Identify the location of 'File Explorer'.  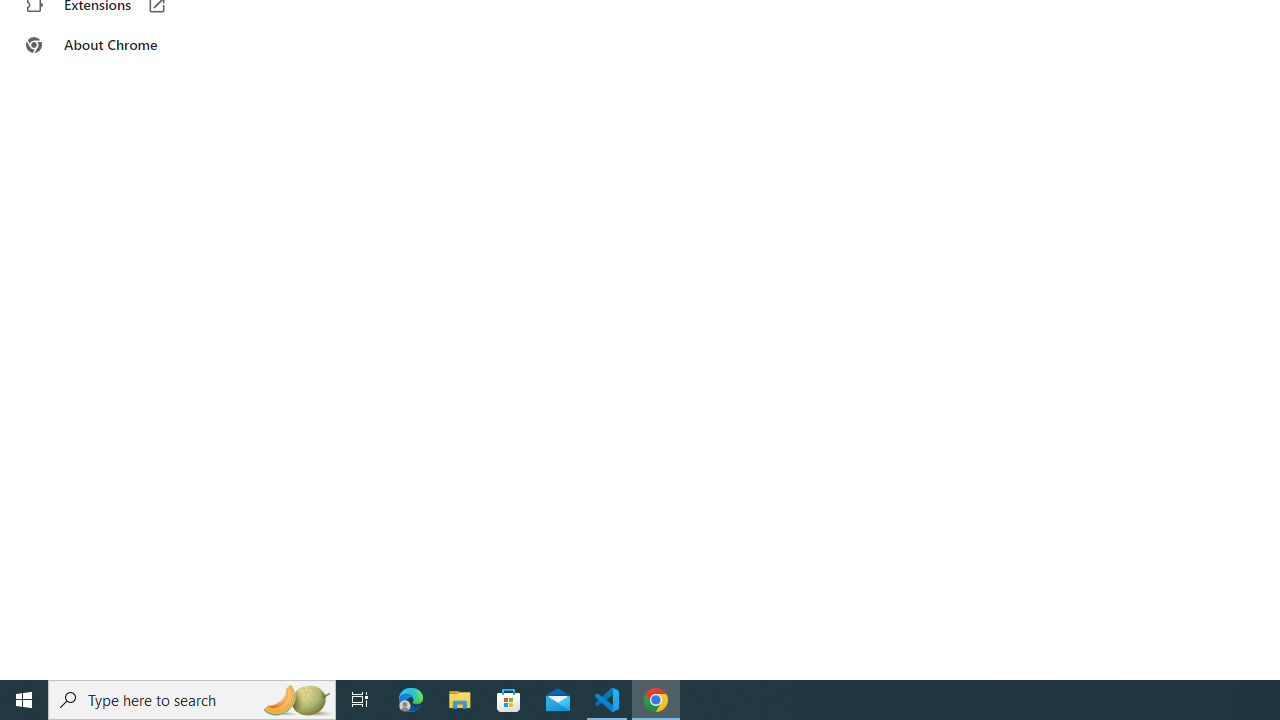
(459, 698).